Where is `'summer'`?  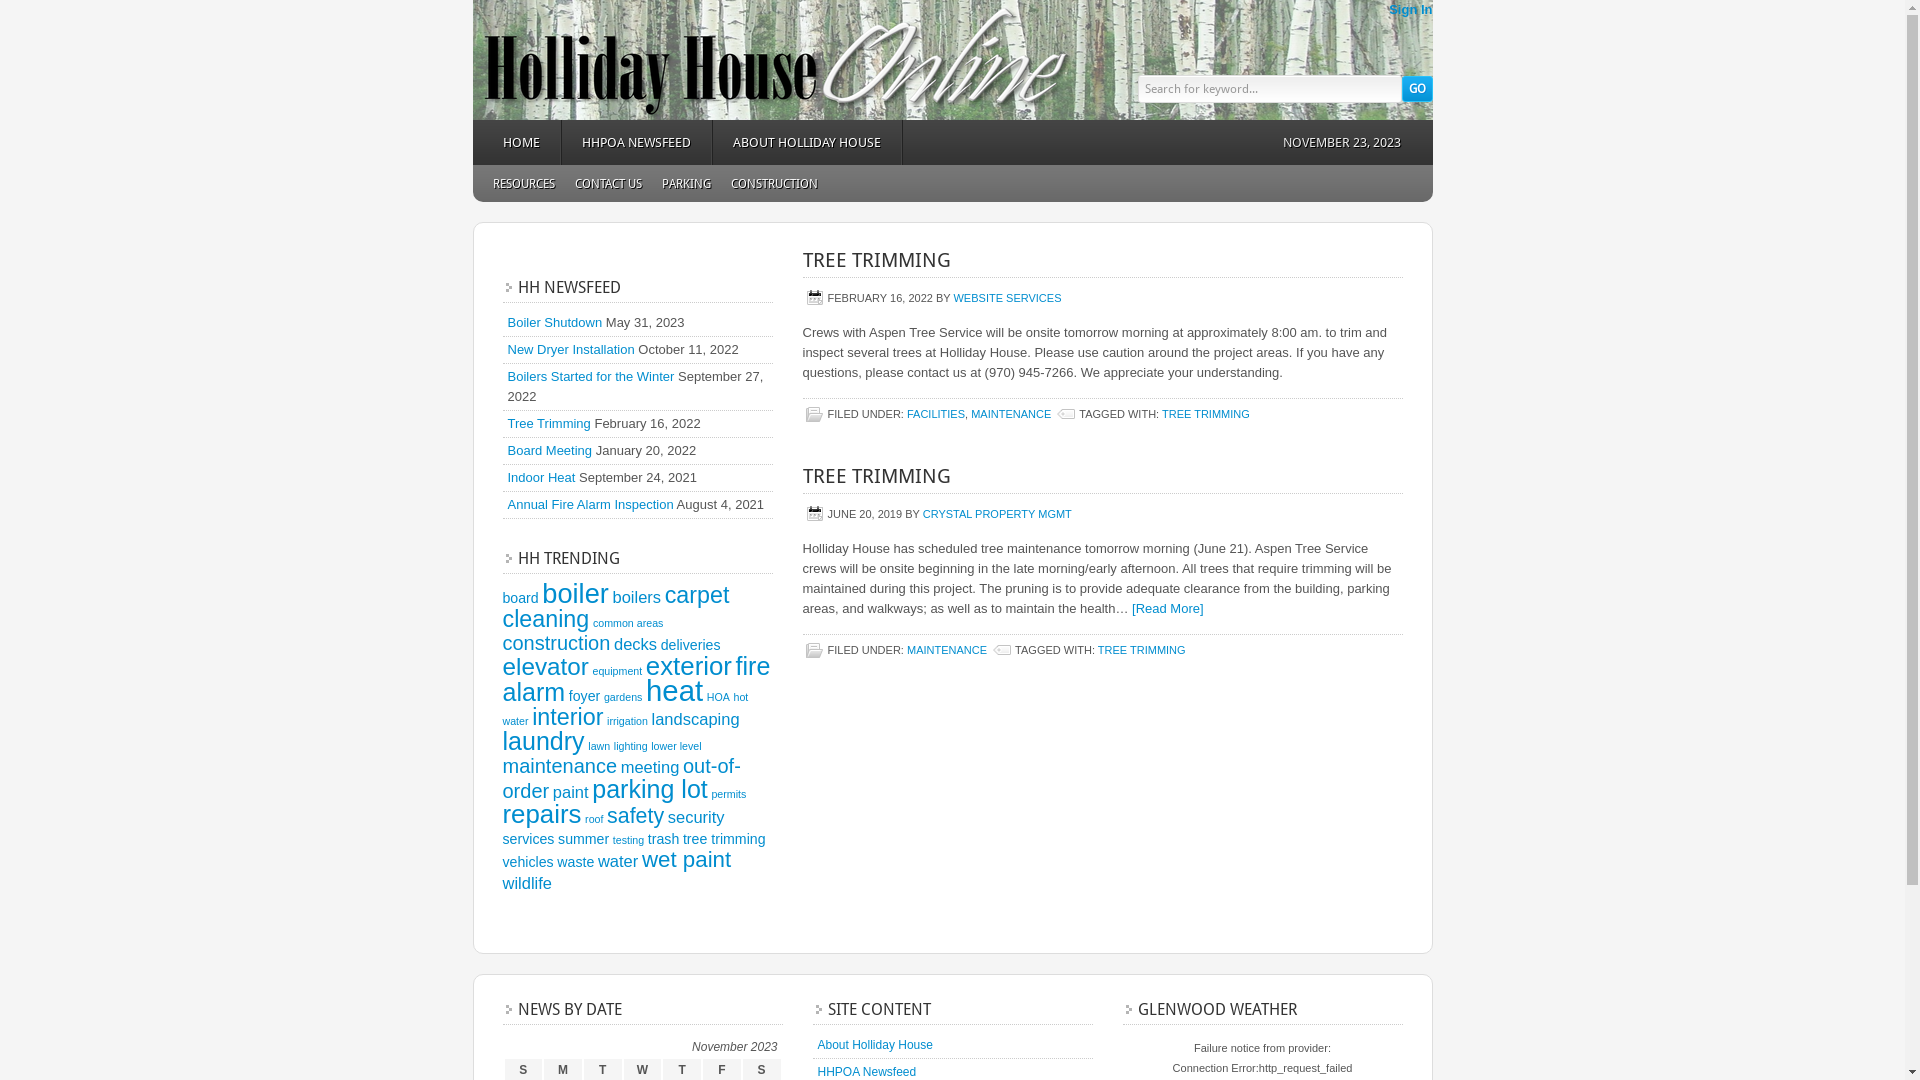 'summer' is located at coordinates (557, 839).